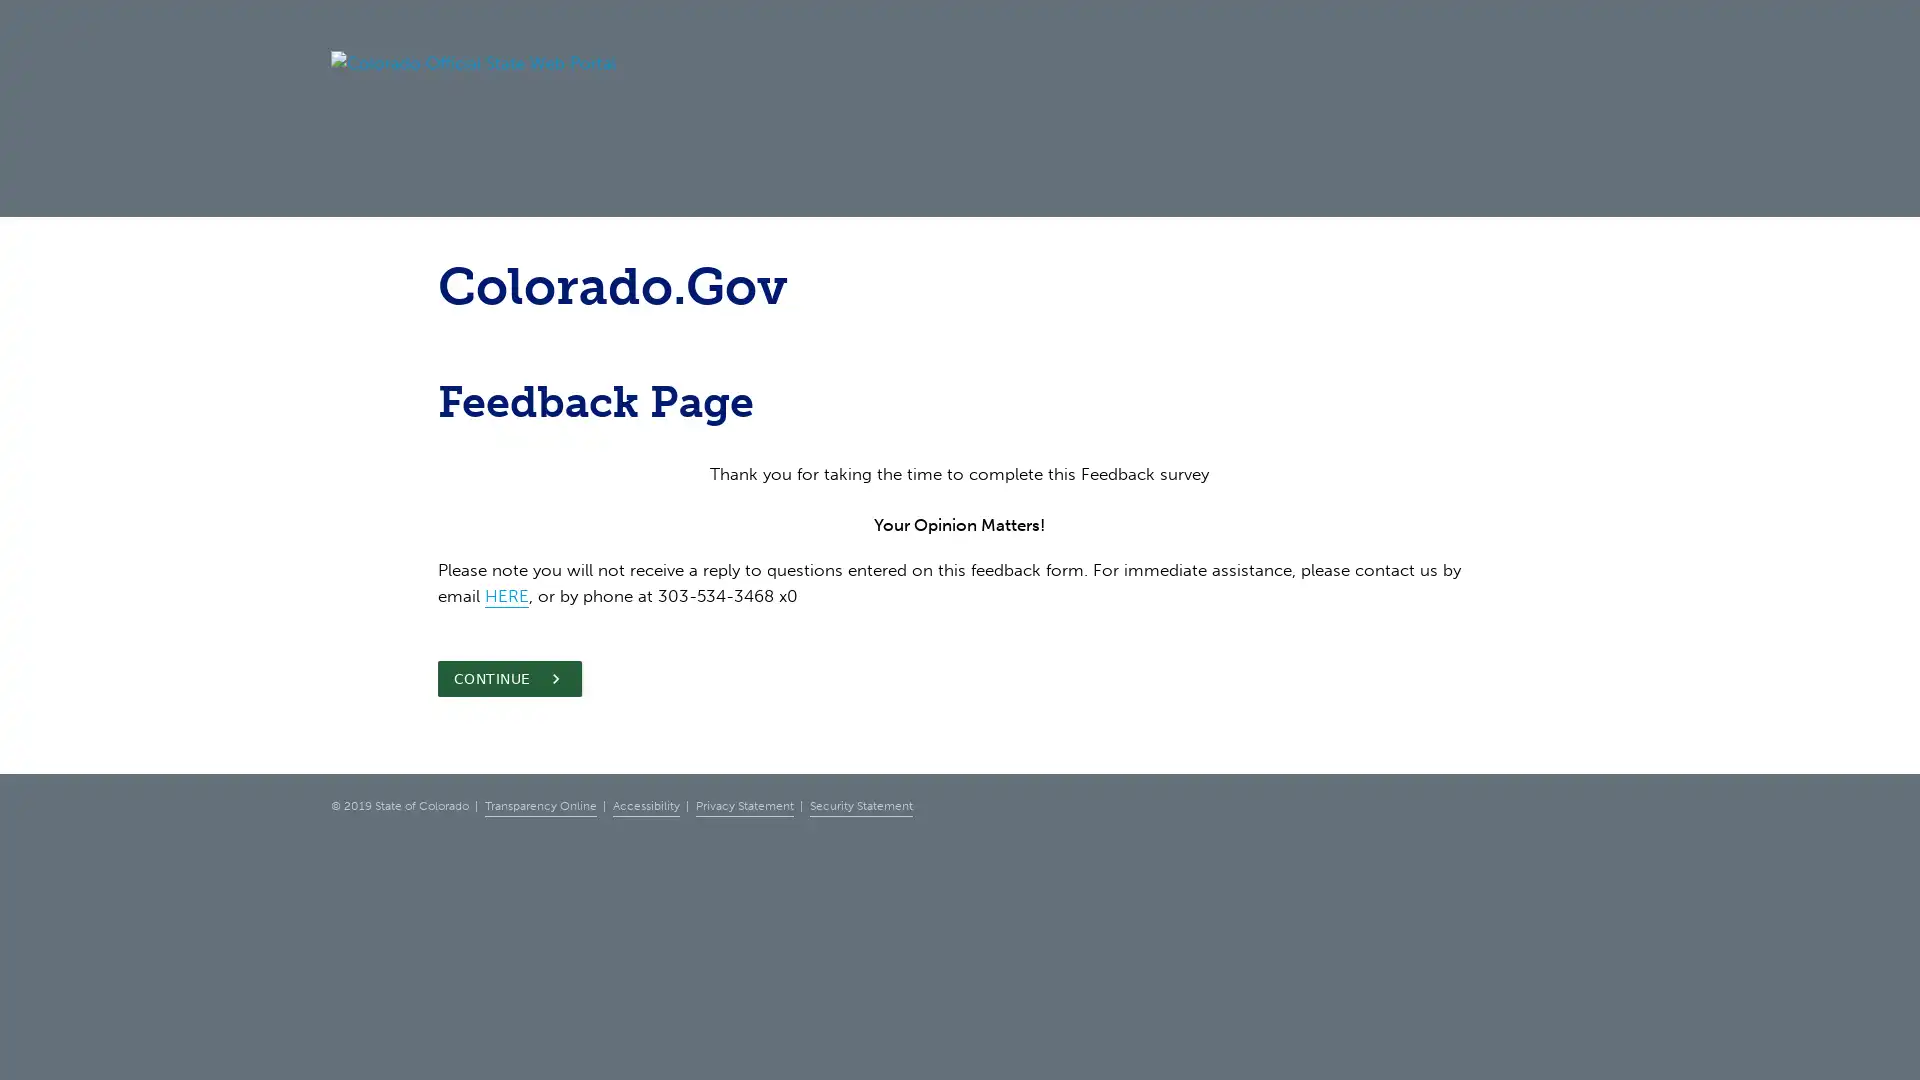 The width and height of the screenshot is (1920, 1080). What do you see at coordinates (508, 677) in the screenshot?
I see `CONTINUE` at bounding box center [508, 677].